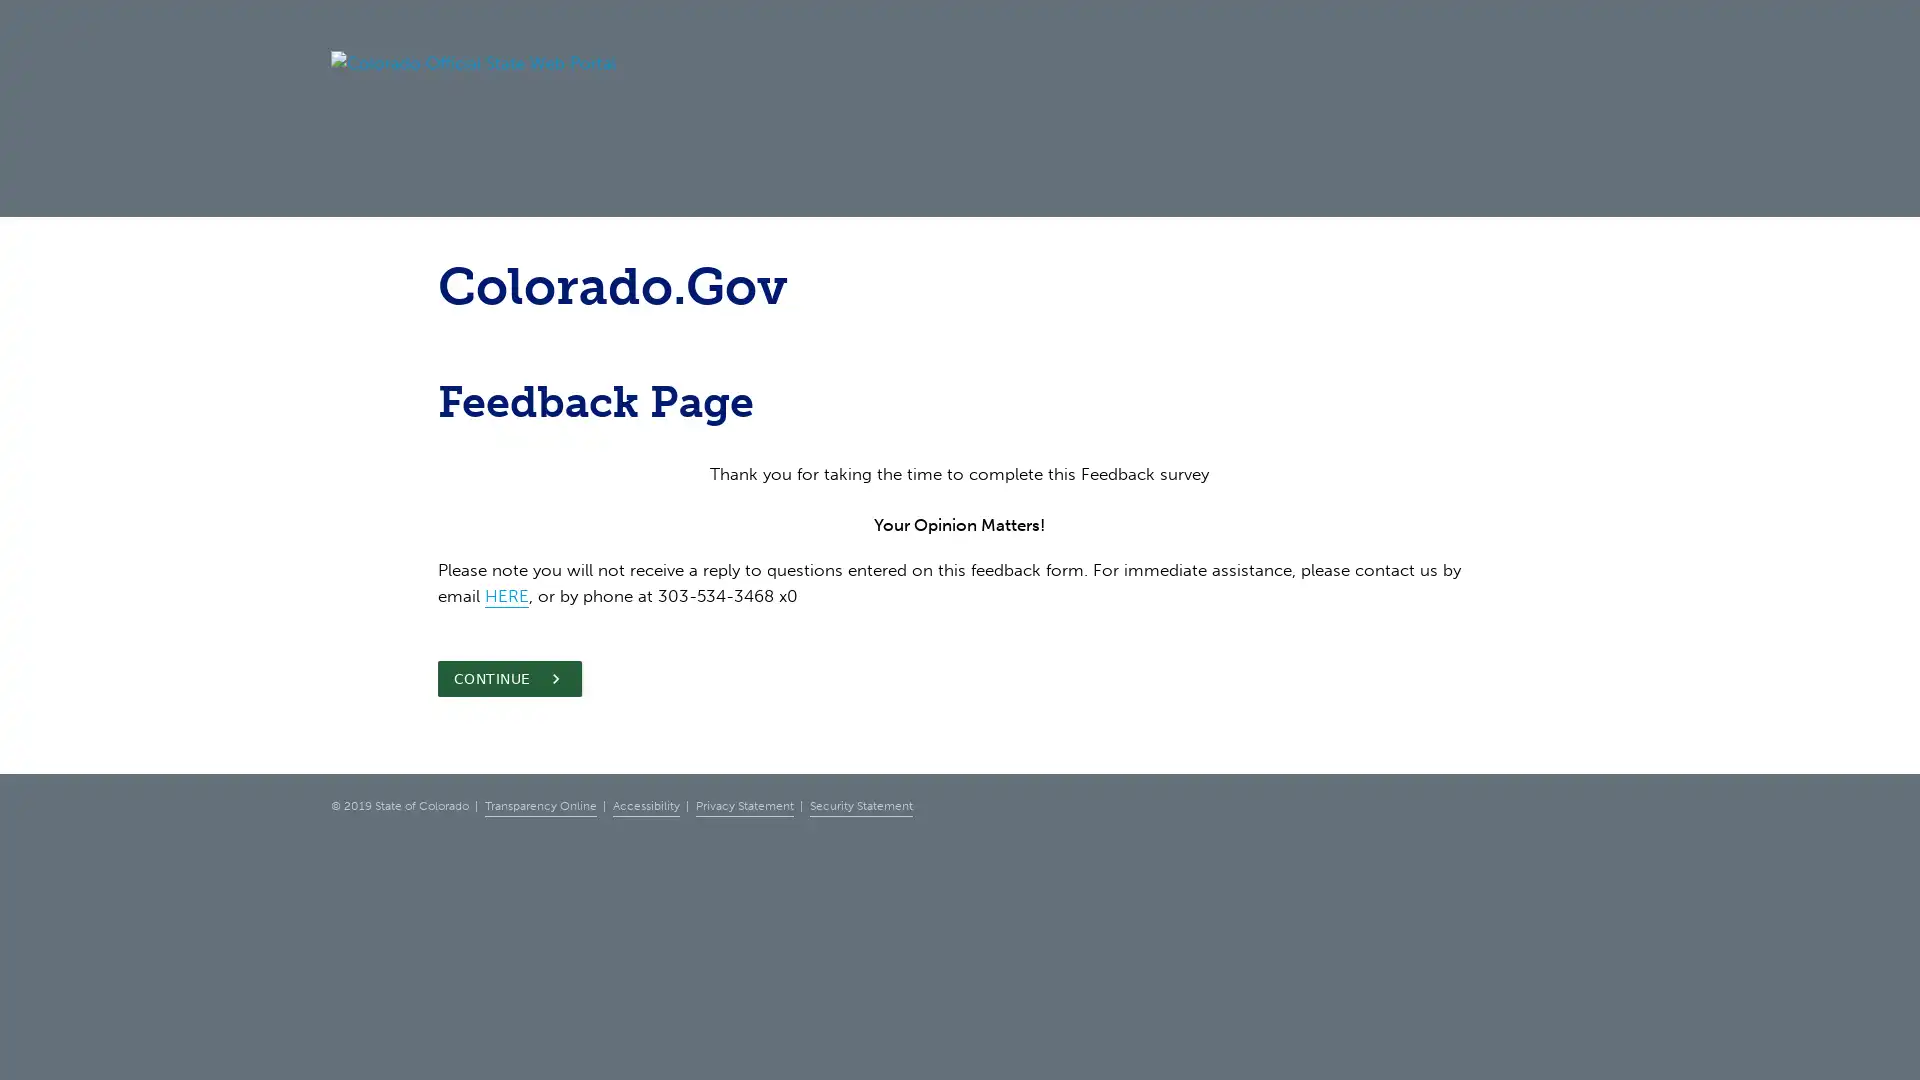 The width and height of the screenshot is (1920, 1080). What do you see at coordinates (508, 677) in the screenshot?
I see `CONTINUE` at bounding box center [508, 677].